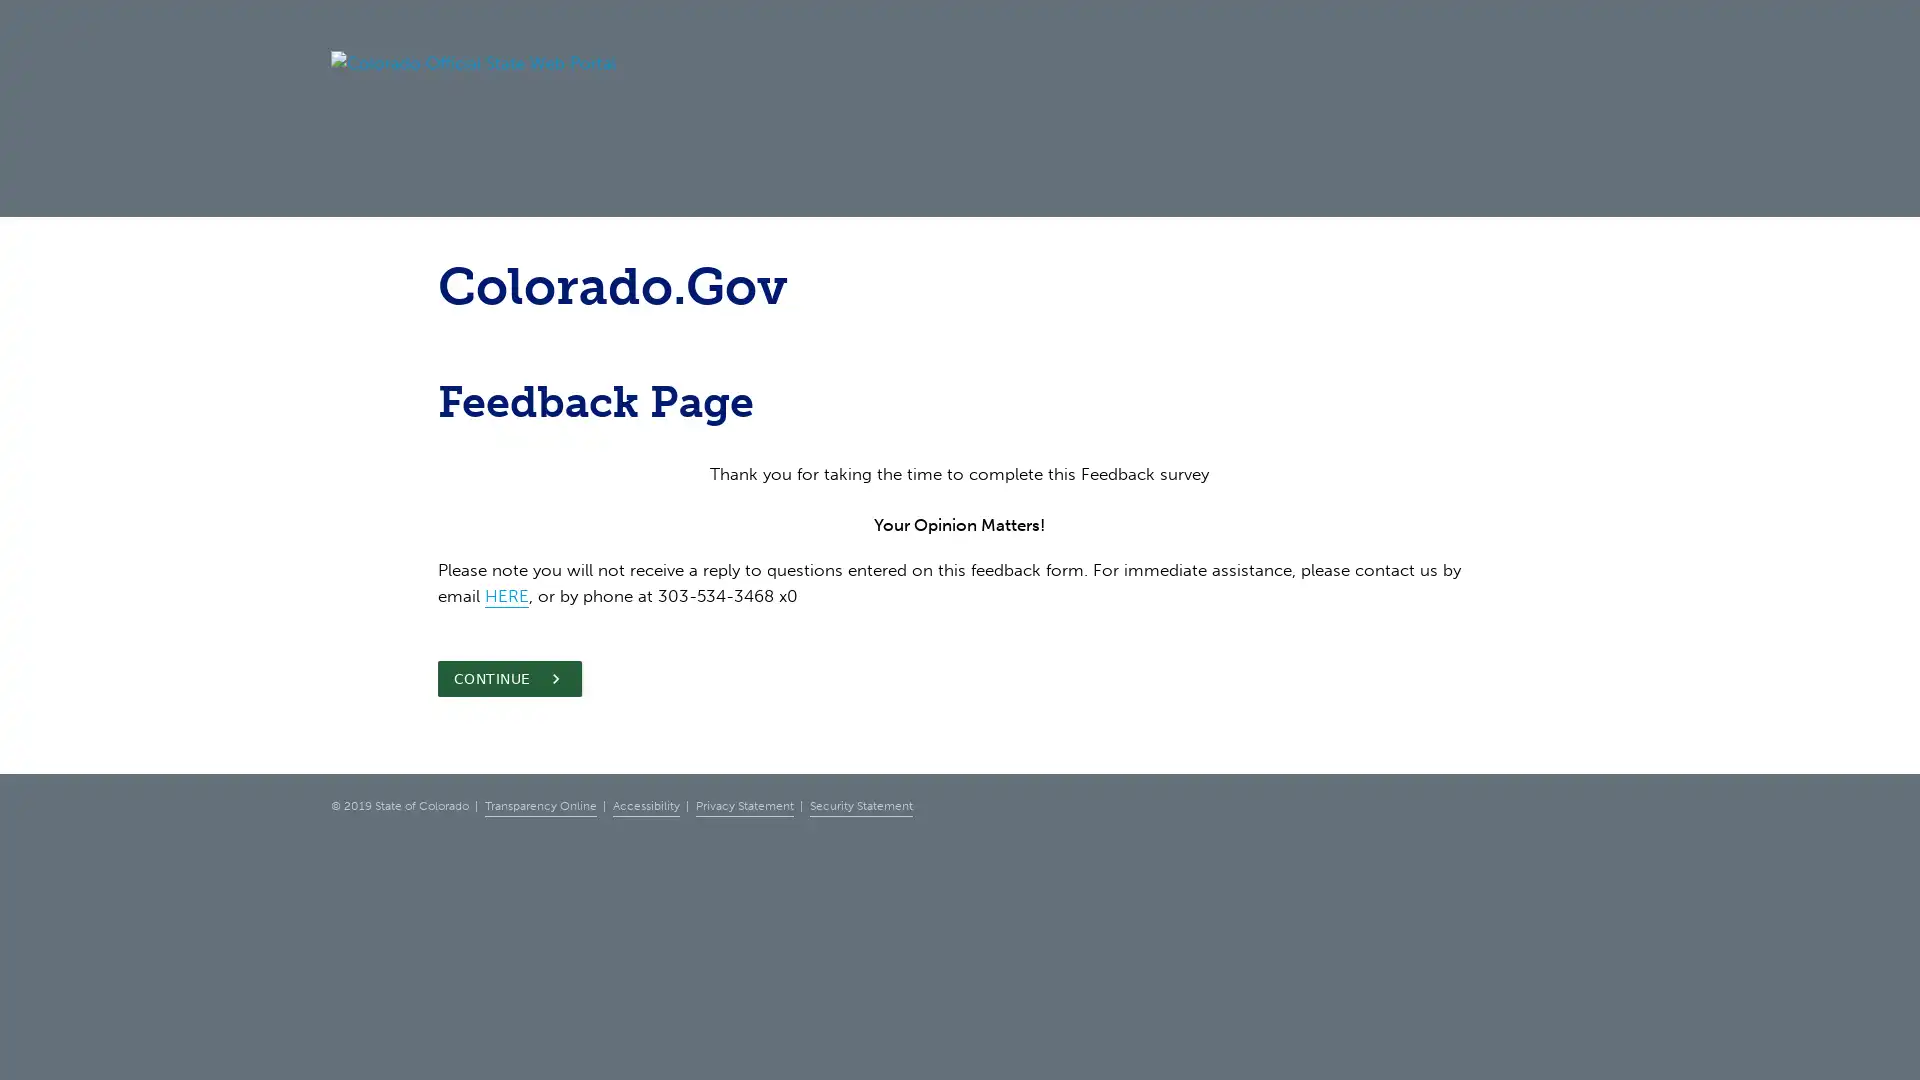 The width and height of the screenshot is (1920, 1080). What do you see at coordinates (508, 677) in the screenshot?
I see `CONTINUE` at bounding box center [508, 677].